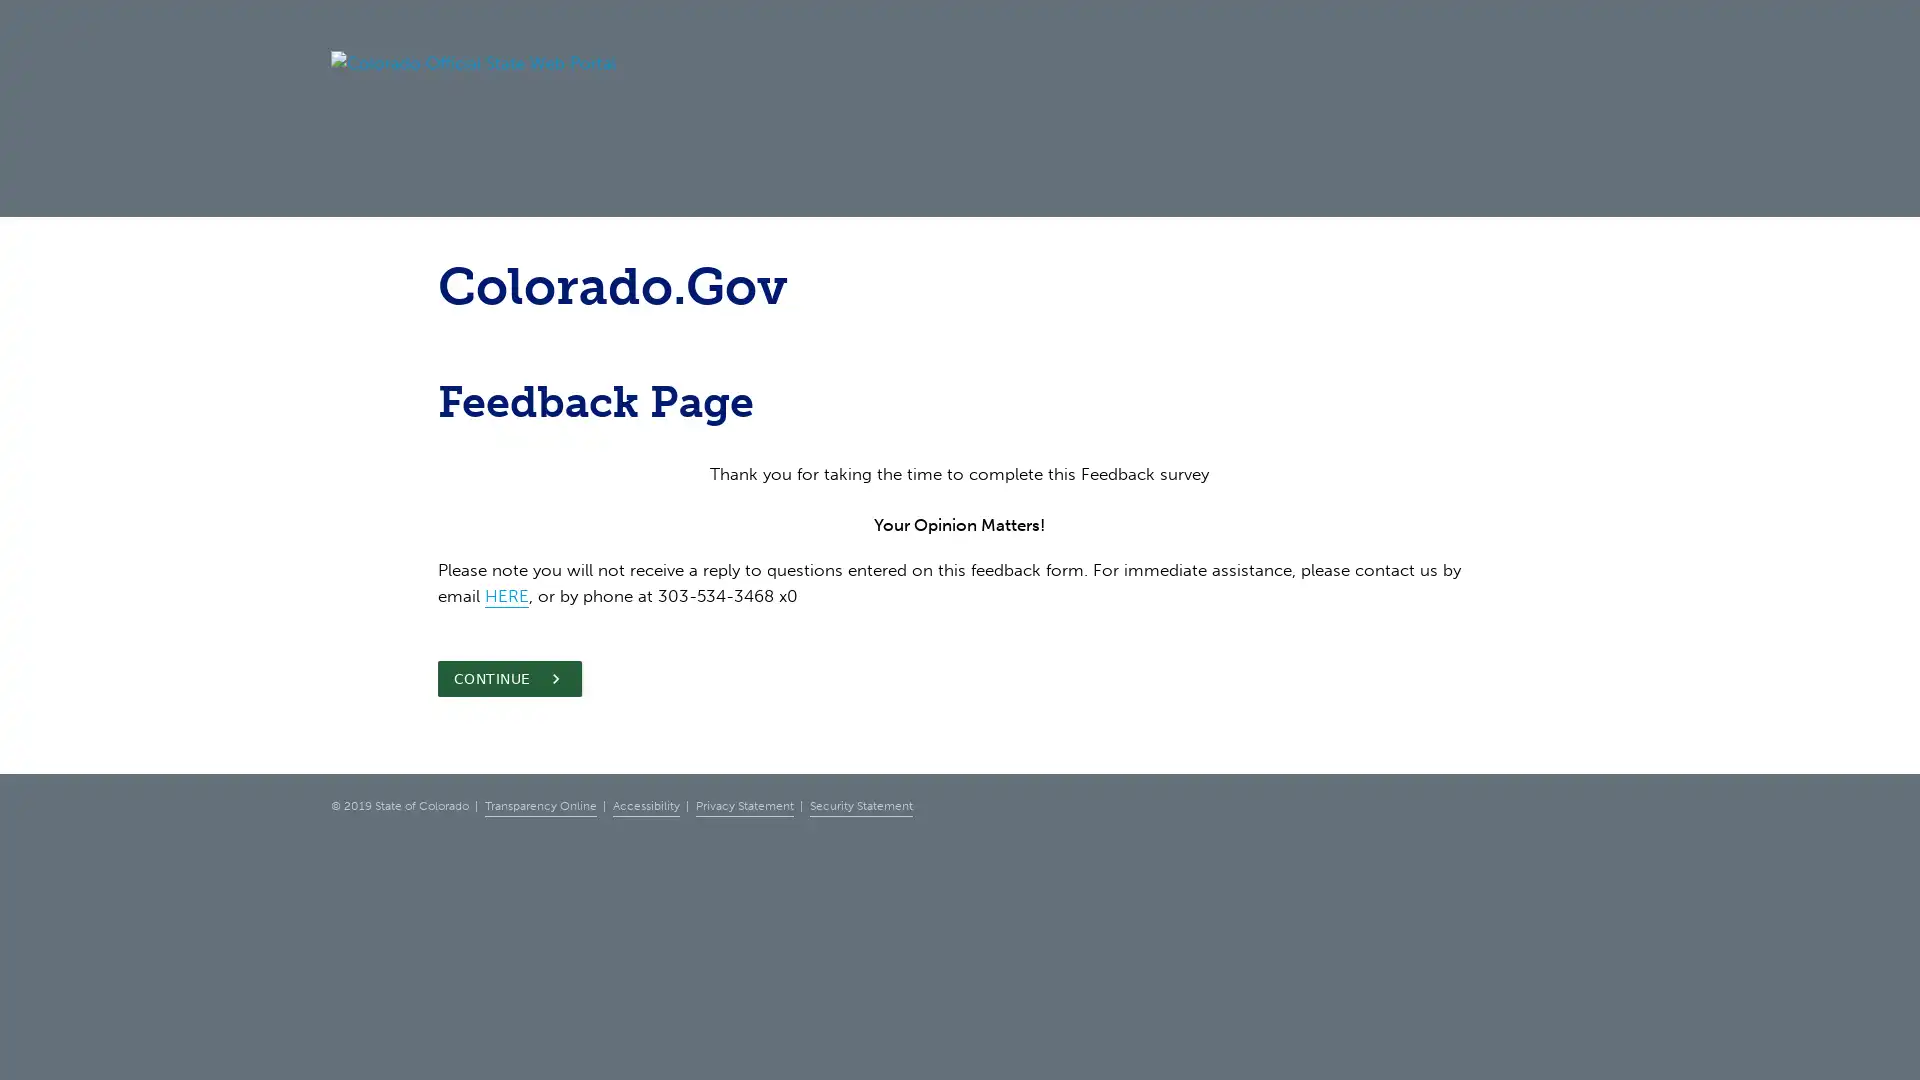 The width and height of the screenshot is (1920, 1080). What do you see at coordinates (508, 677) in the screenshot?
I see `CONTINUE` at bounding box center [508, 677].